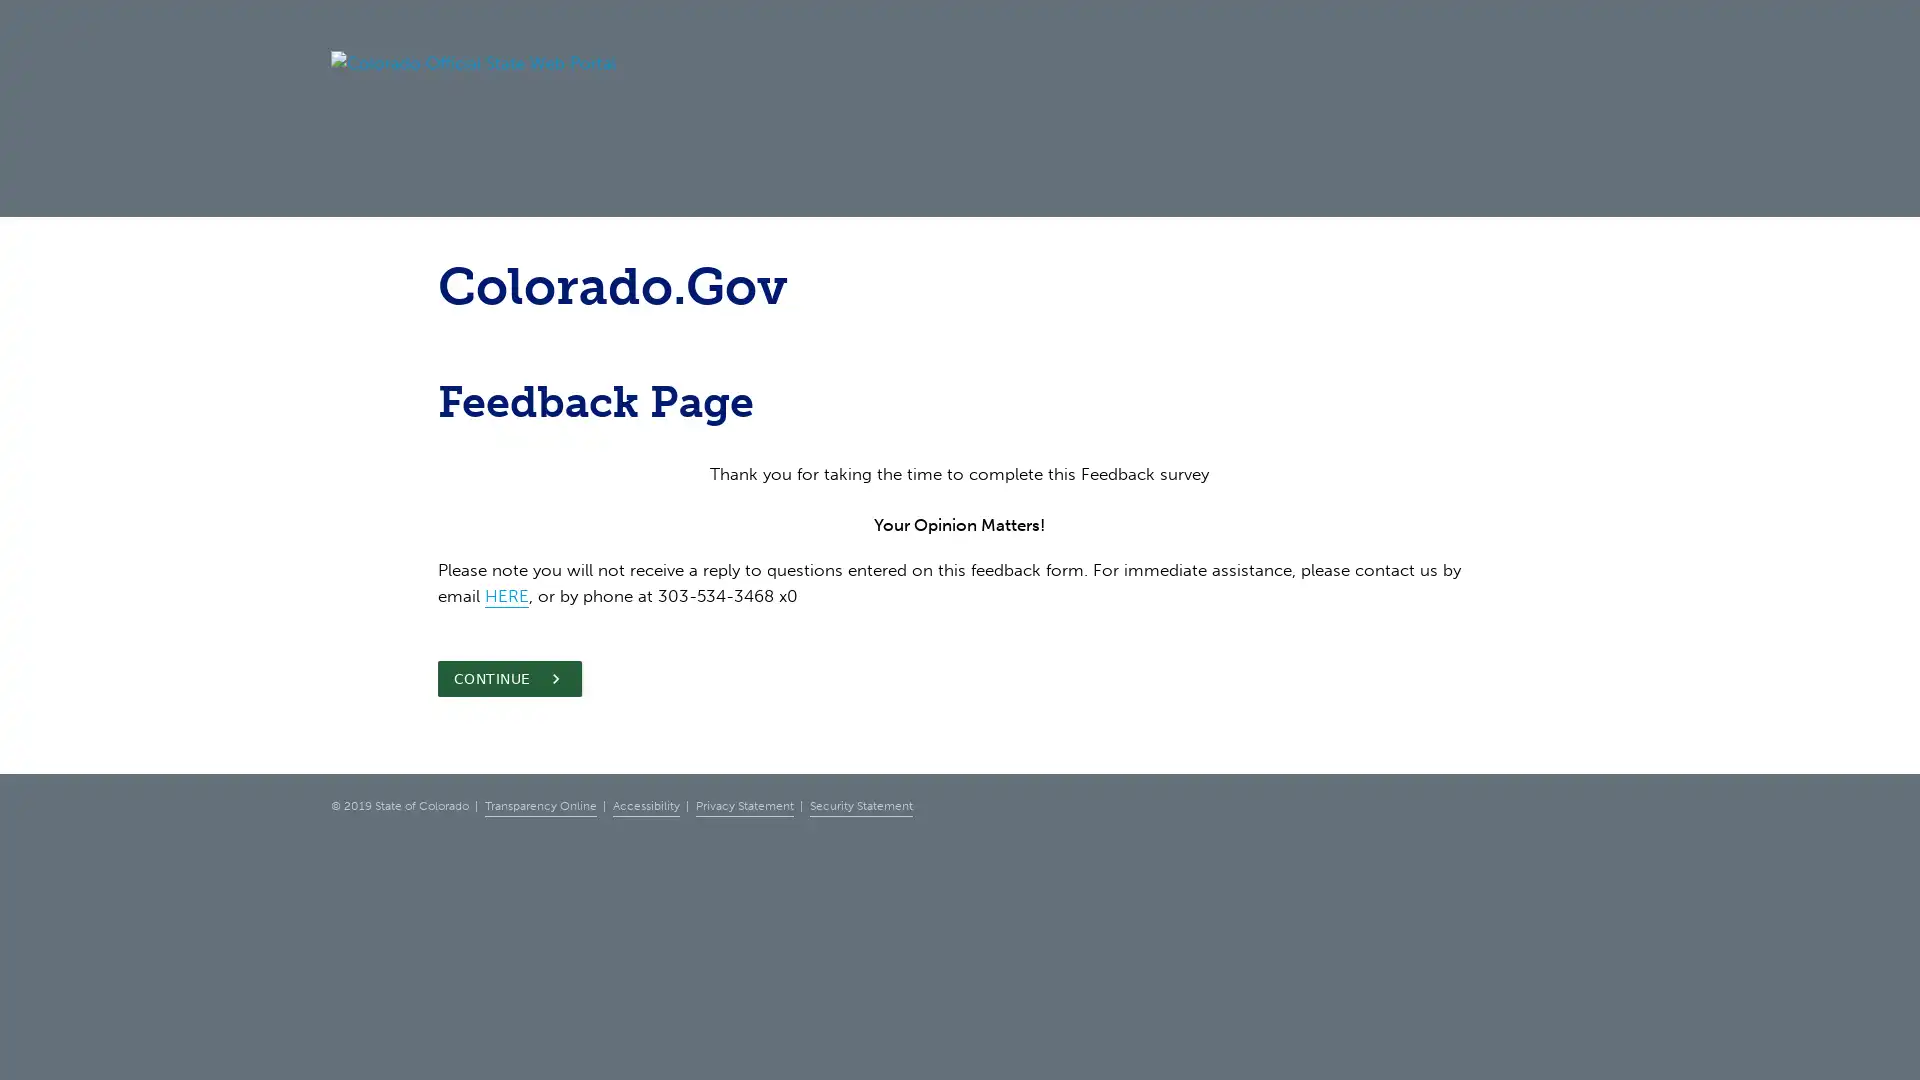 The width and height of the screenshot is (1920, 1080). What do you see at coordinates (508, 677) in the screenshot?
I see `CONTINUE` at bounding box center [508, 677].